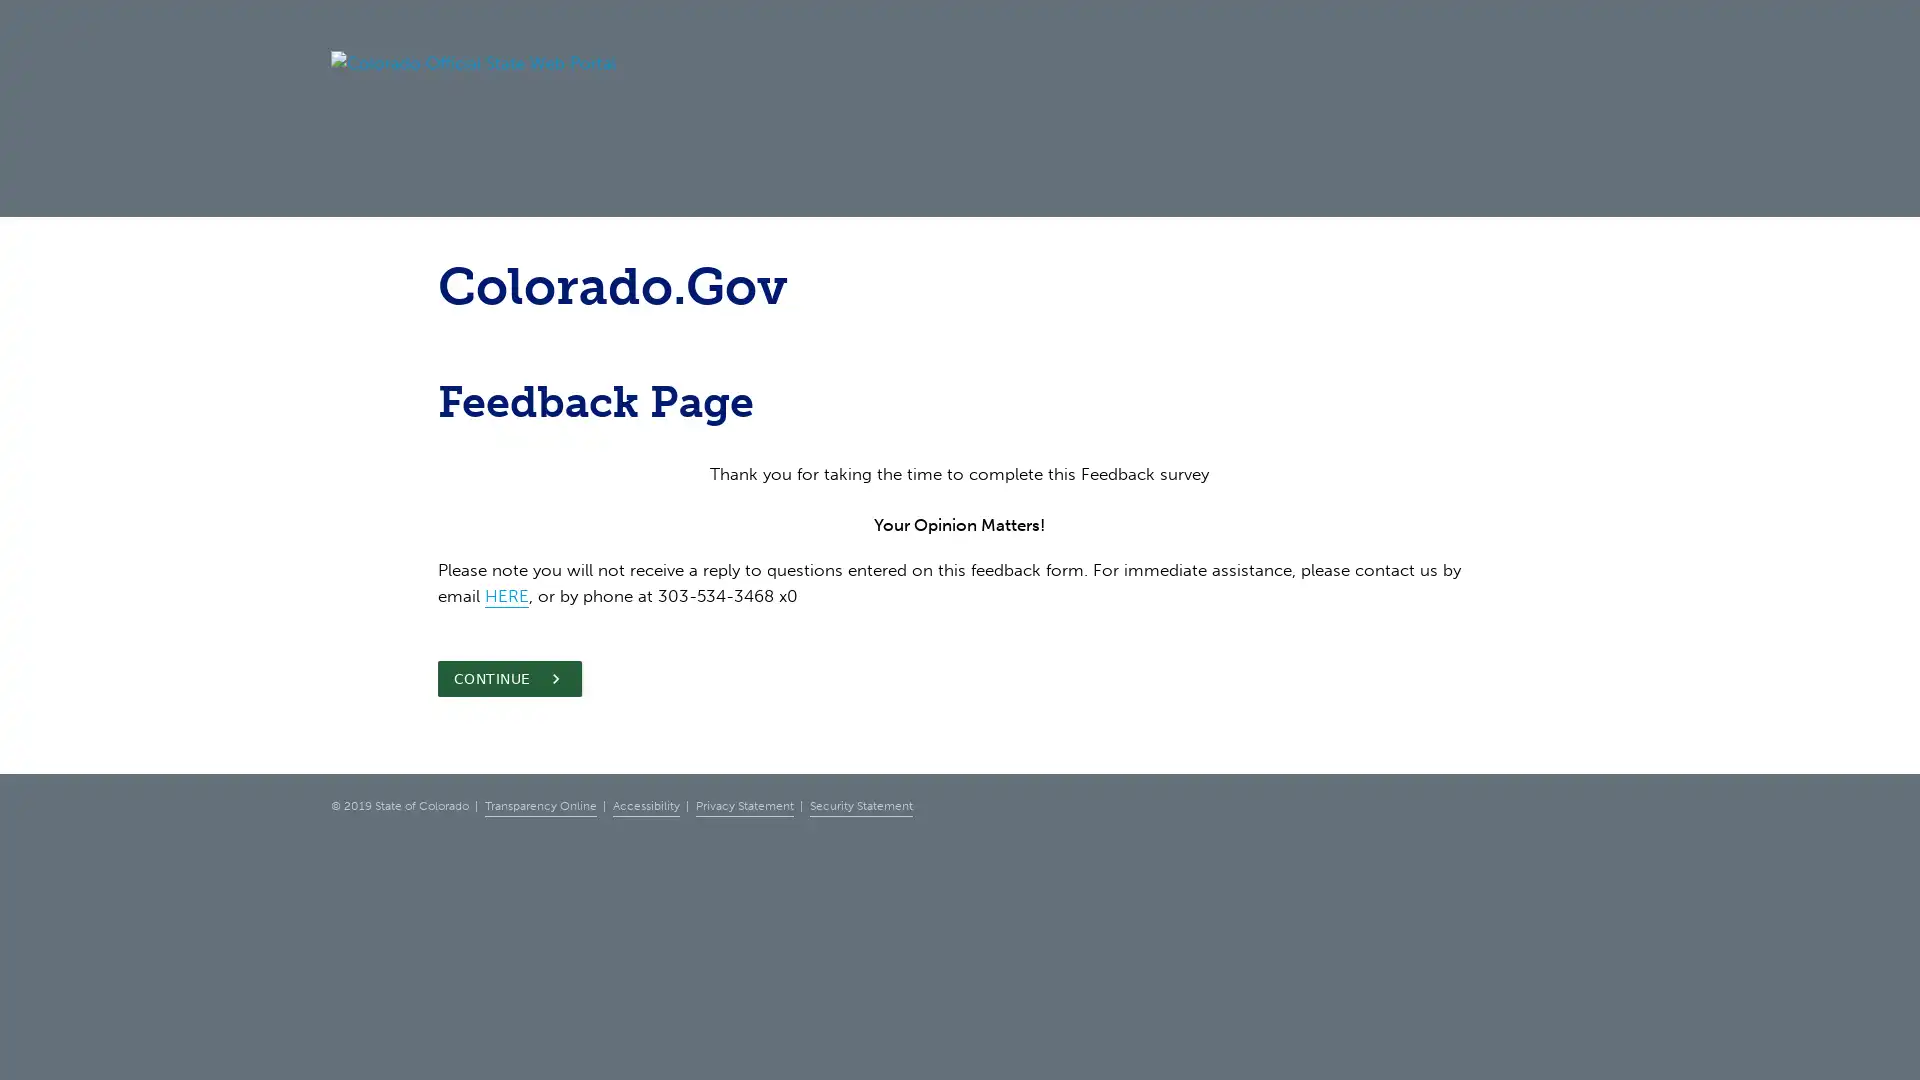 The width and height of the screenshot is (1920, 1080). What do you see at coordinates (508, 677) in the screenshot?
I see `CONTINUE` at bounding box center [508, 677].